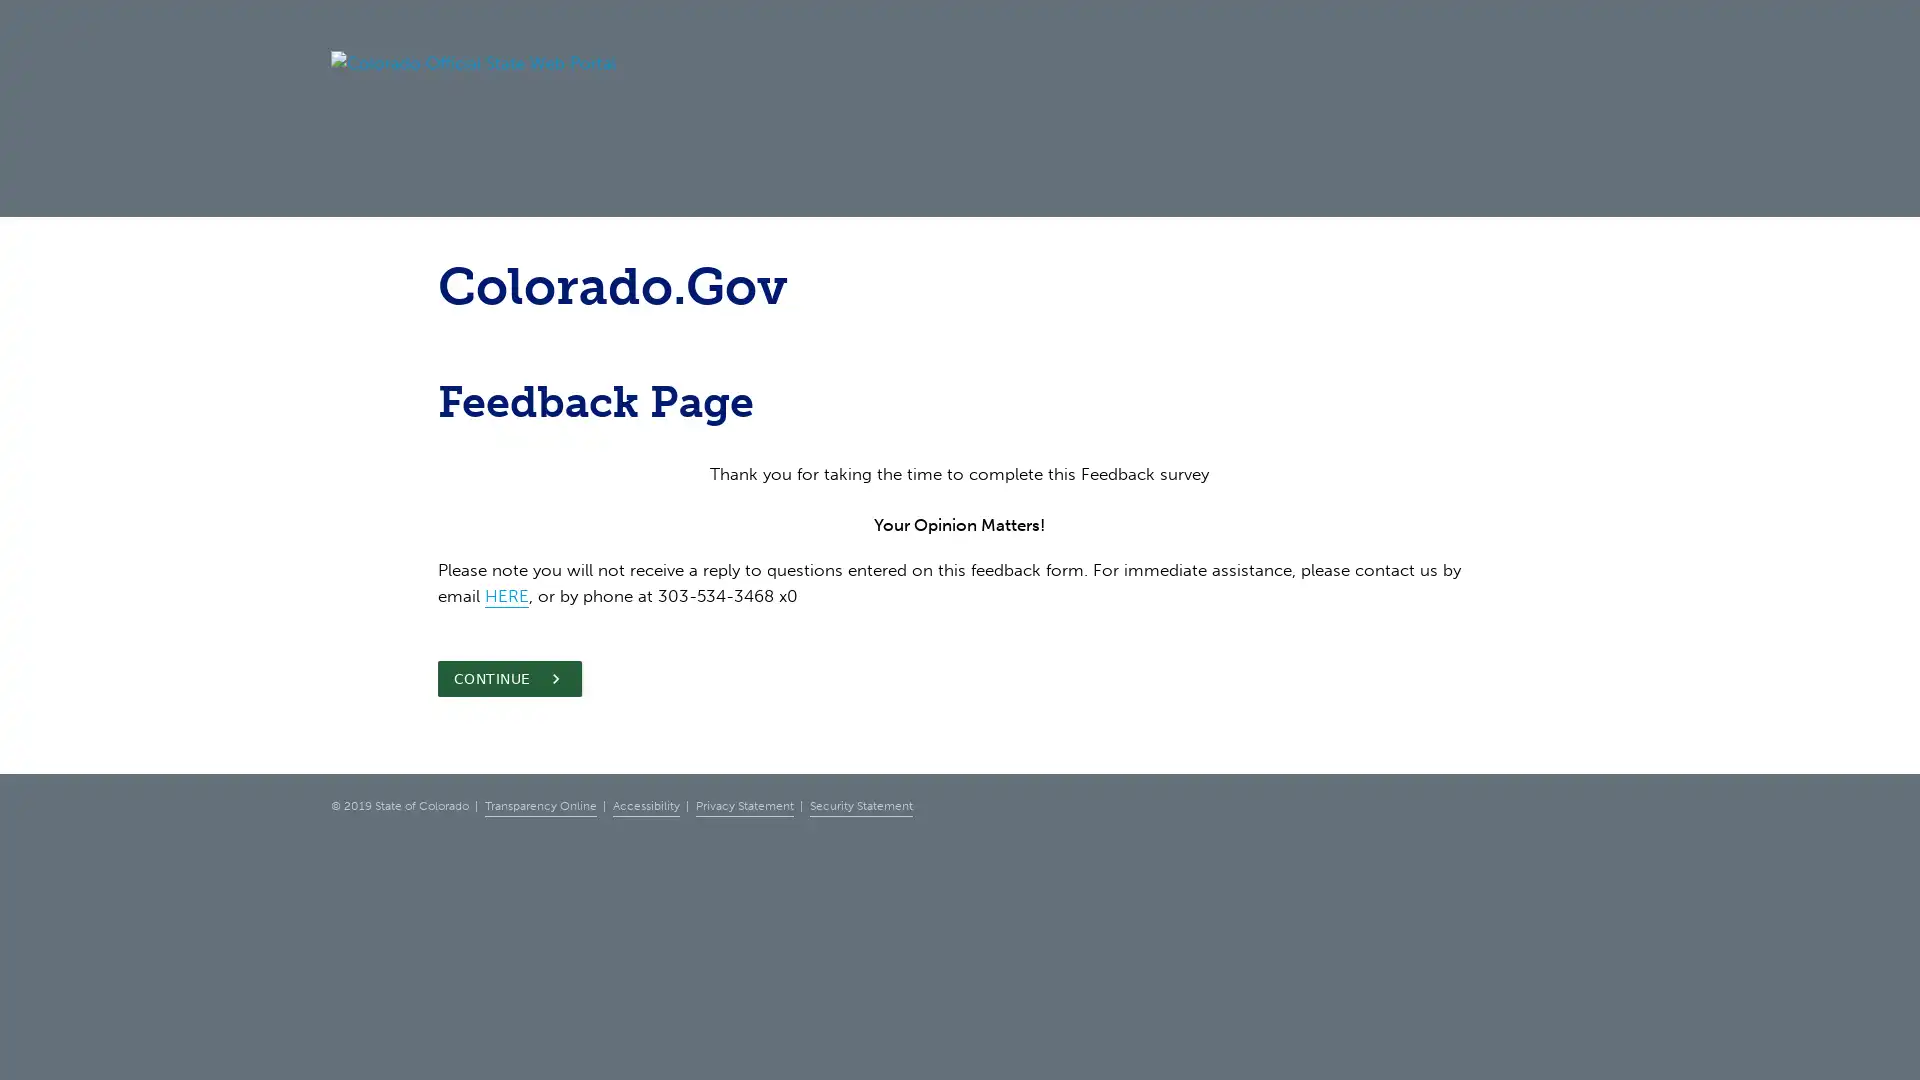 The width and height of the screenshot is (1920, 1080). What do you see at coordinates (508, 677) in the screenshot?
I see `CONTINUE` at bounding box center [508, 677].